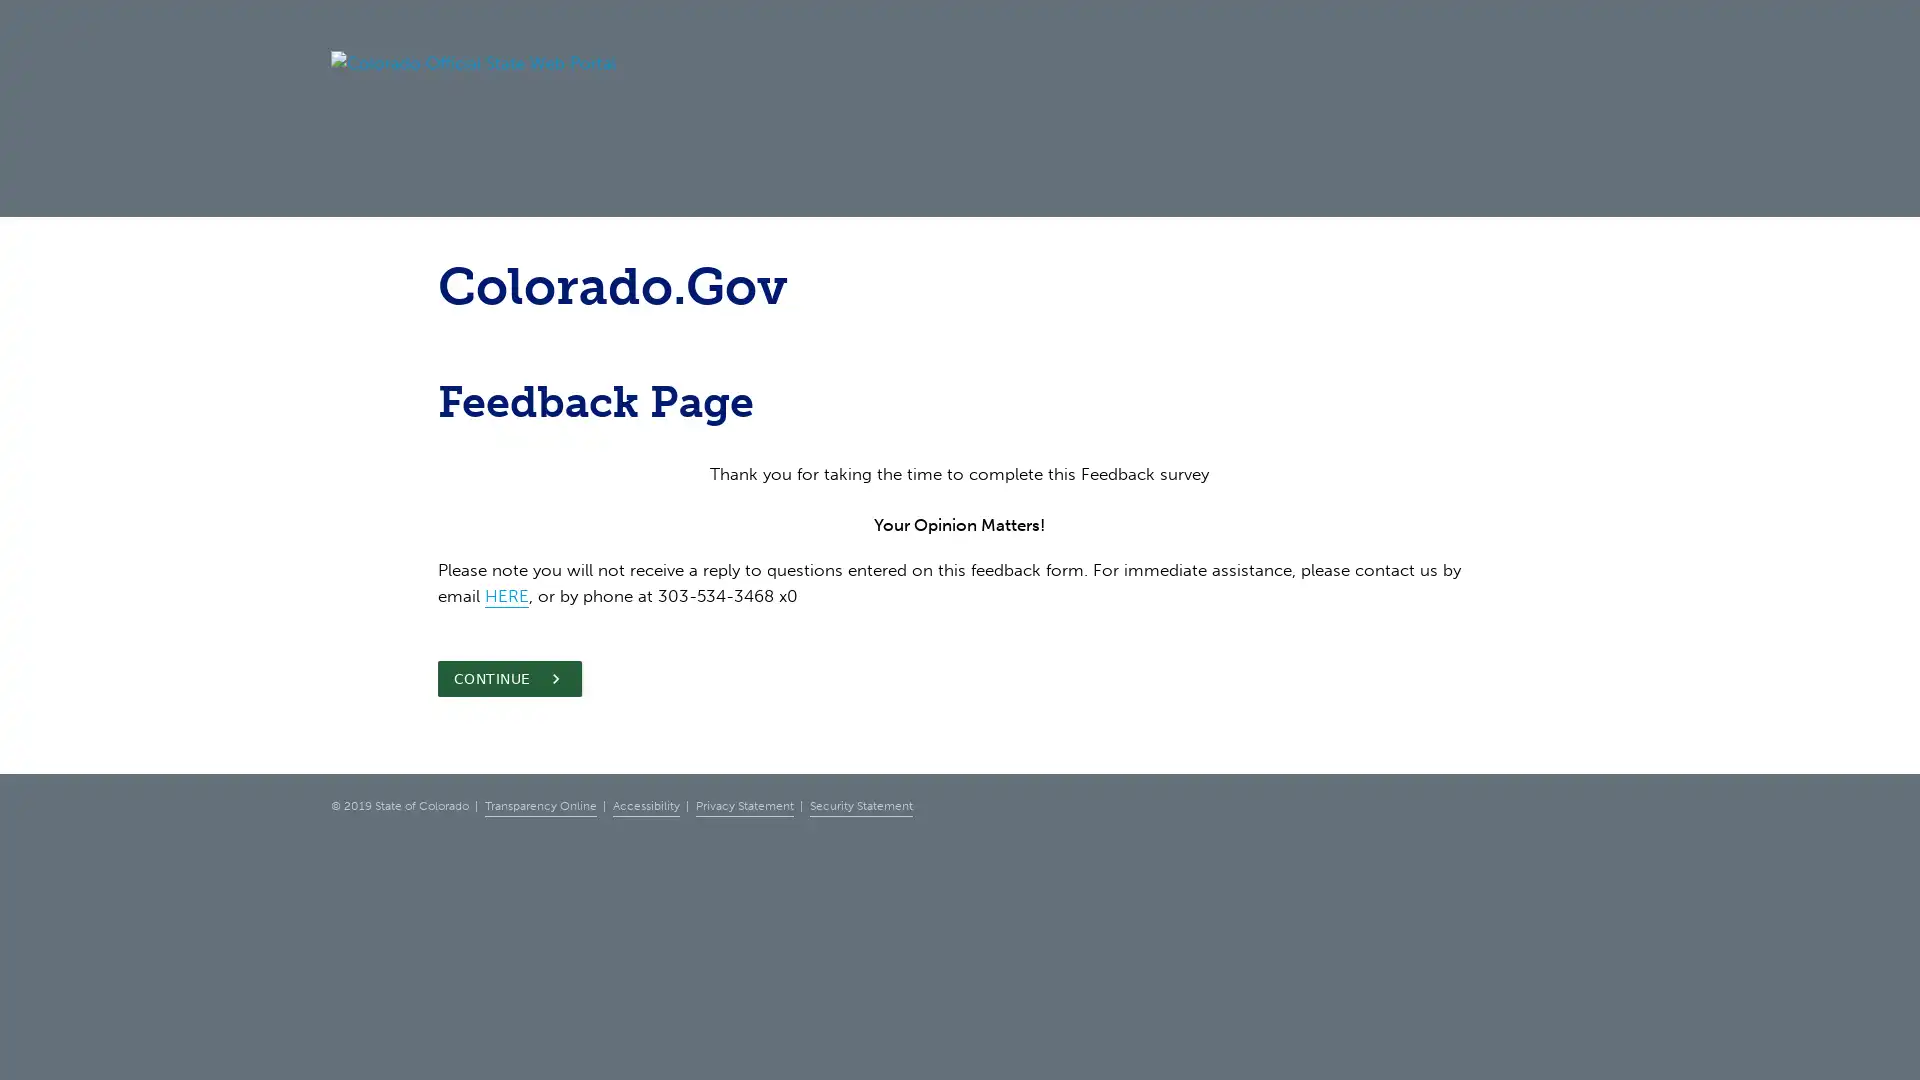 The width and height of the screenshot is (1920, 1080). What do you see at coordinates (508, 677) in the screenshot?
I see `CONTINUE` at bounding box center [508, 677].